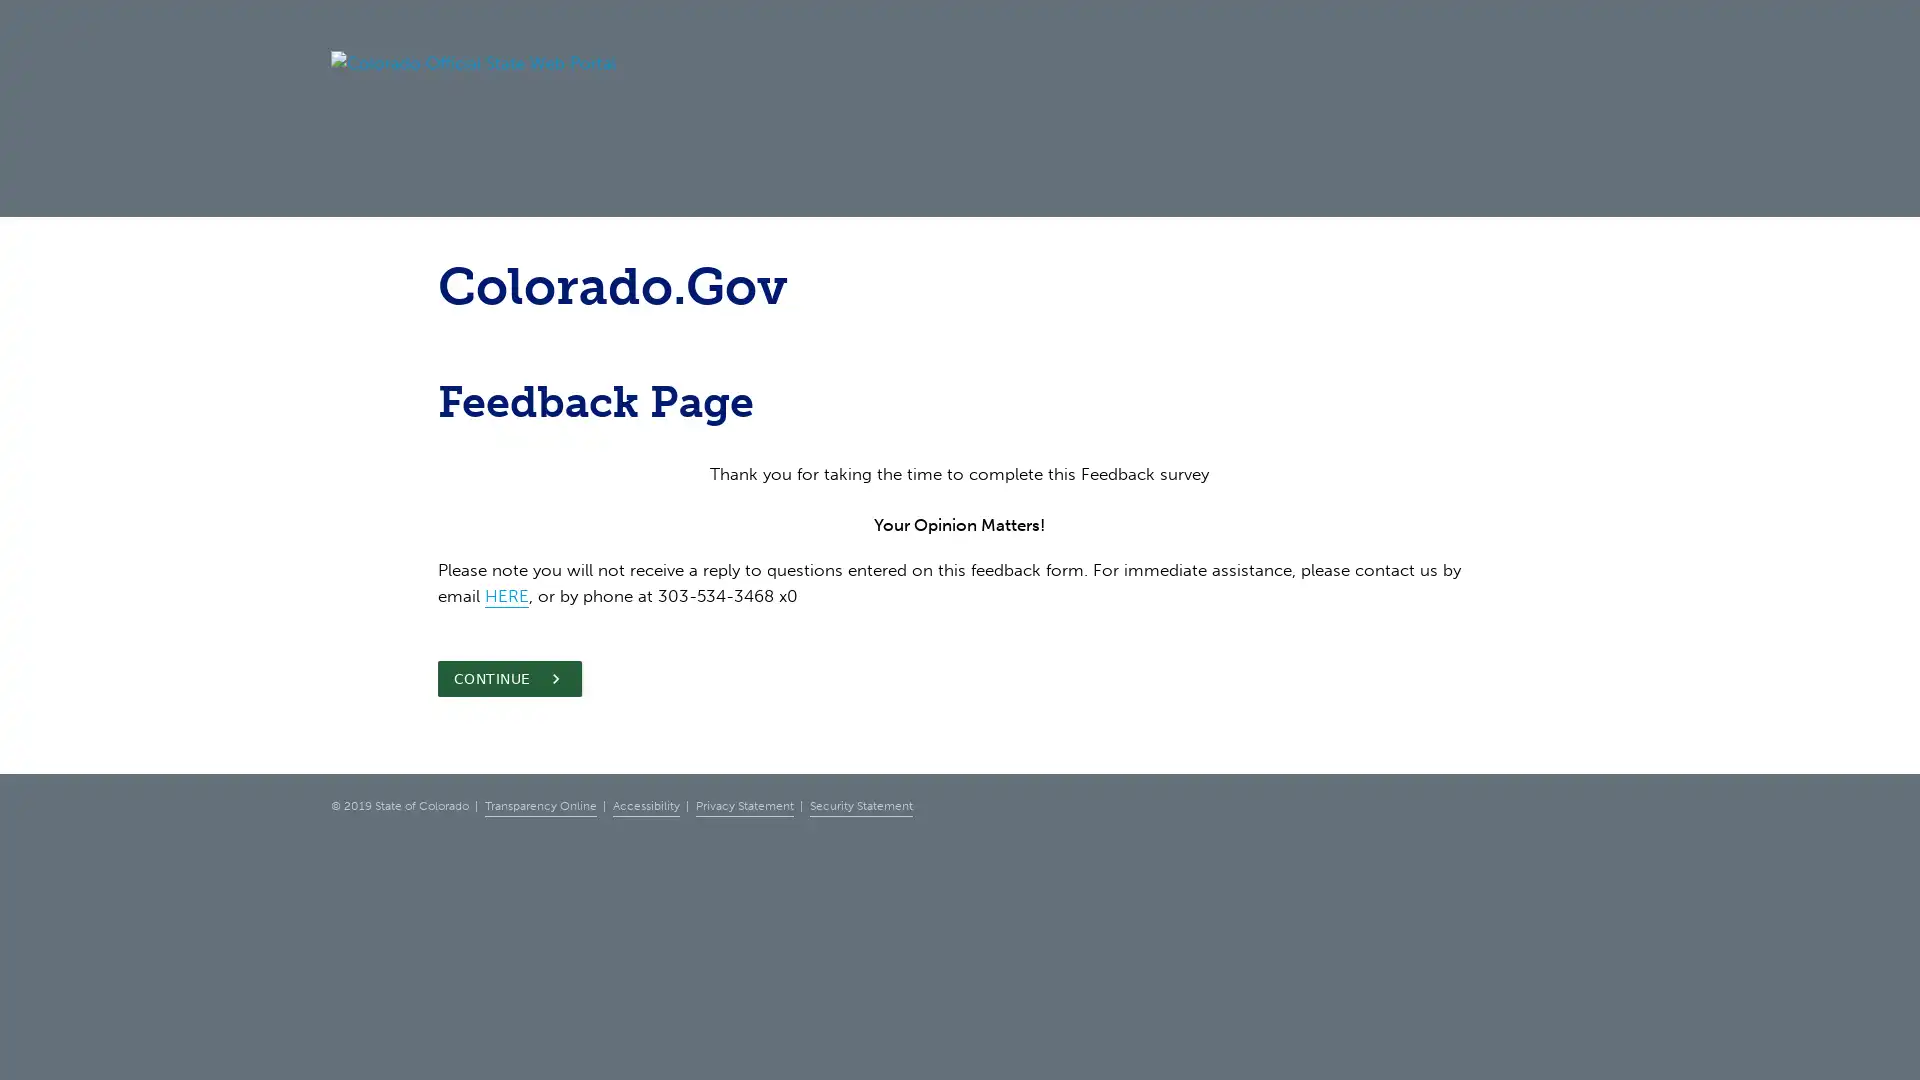 The width and height of the screenshot is (1920, 1080). What do you see at coordinates (508, 677) in the screenshot?
I see `CONTINUE` at bounding box center [508, 677].